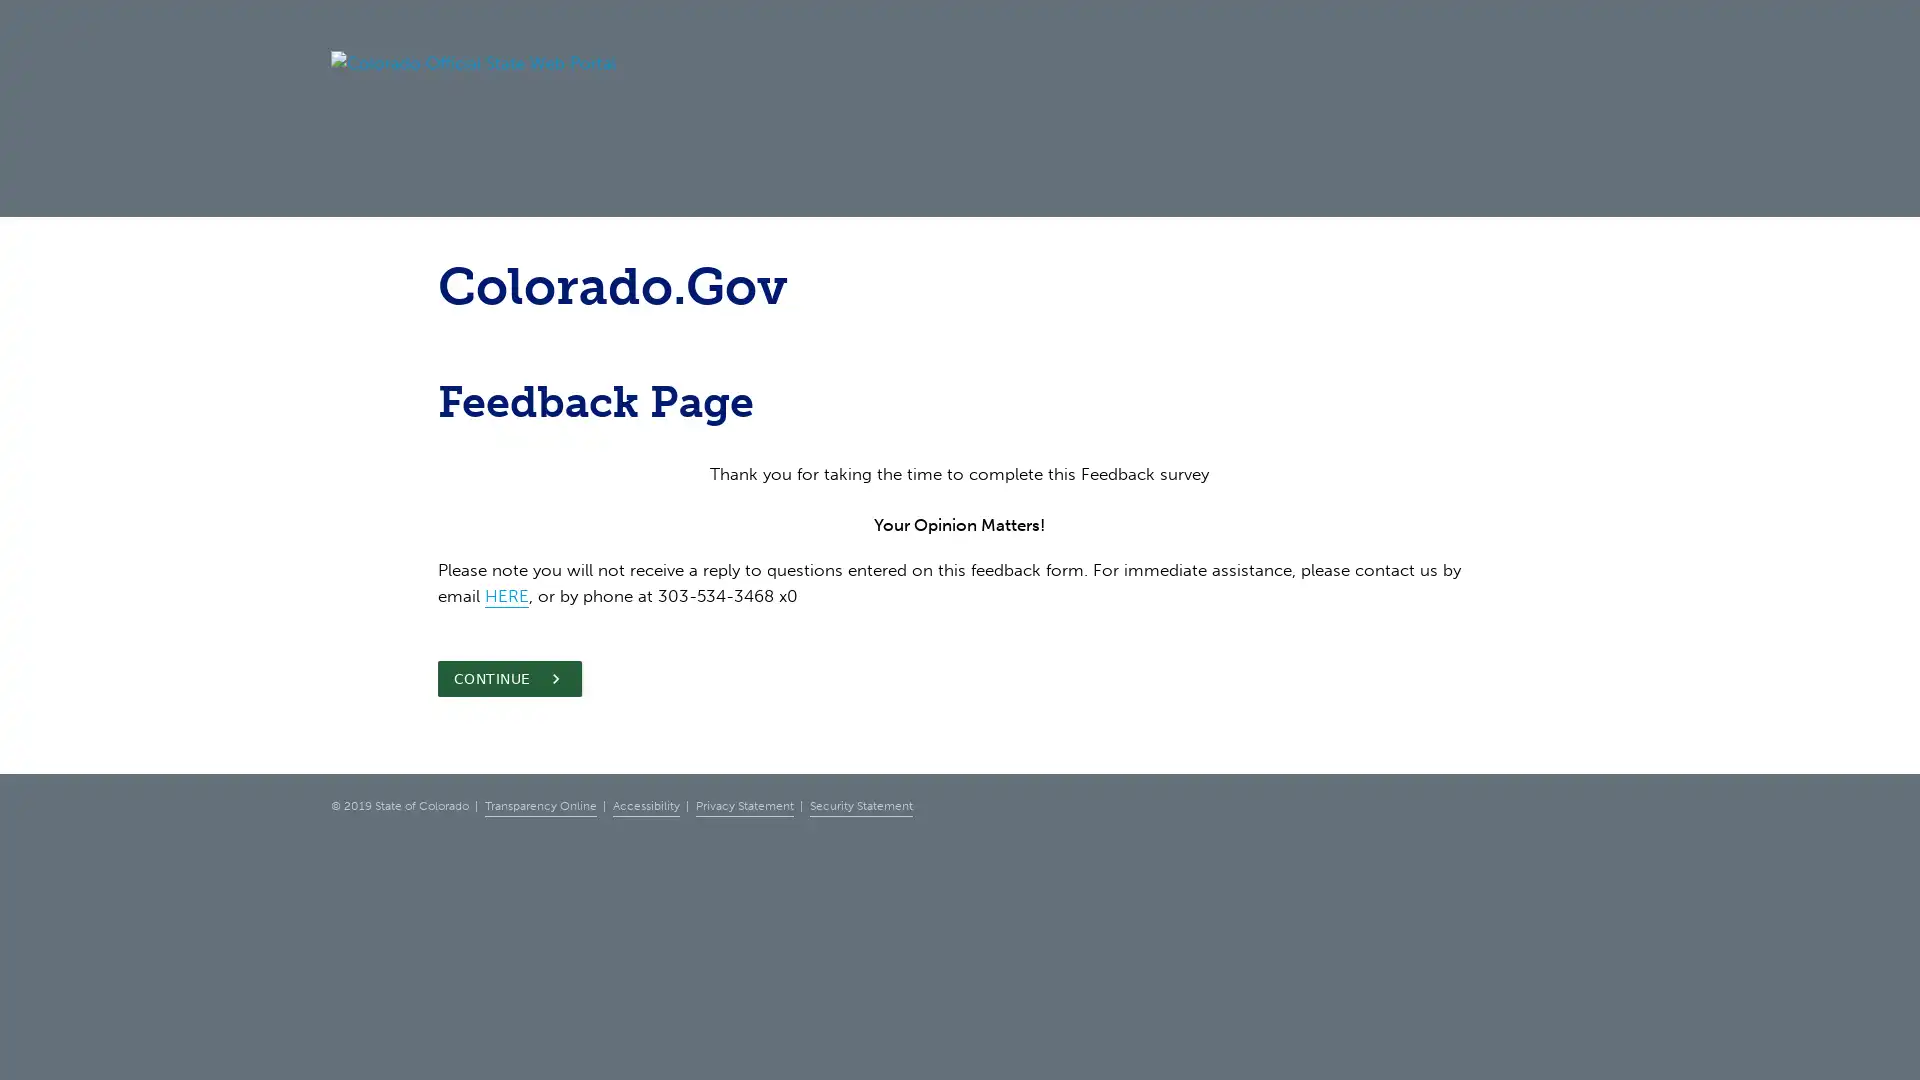 The width and height of the screenshot is (1920, 1080). What do you see at coordinates (508, 677) in the screenshot?
I see `CONTINUE` at bounding box center [508, 677].